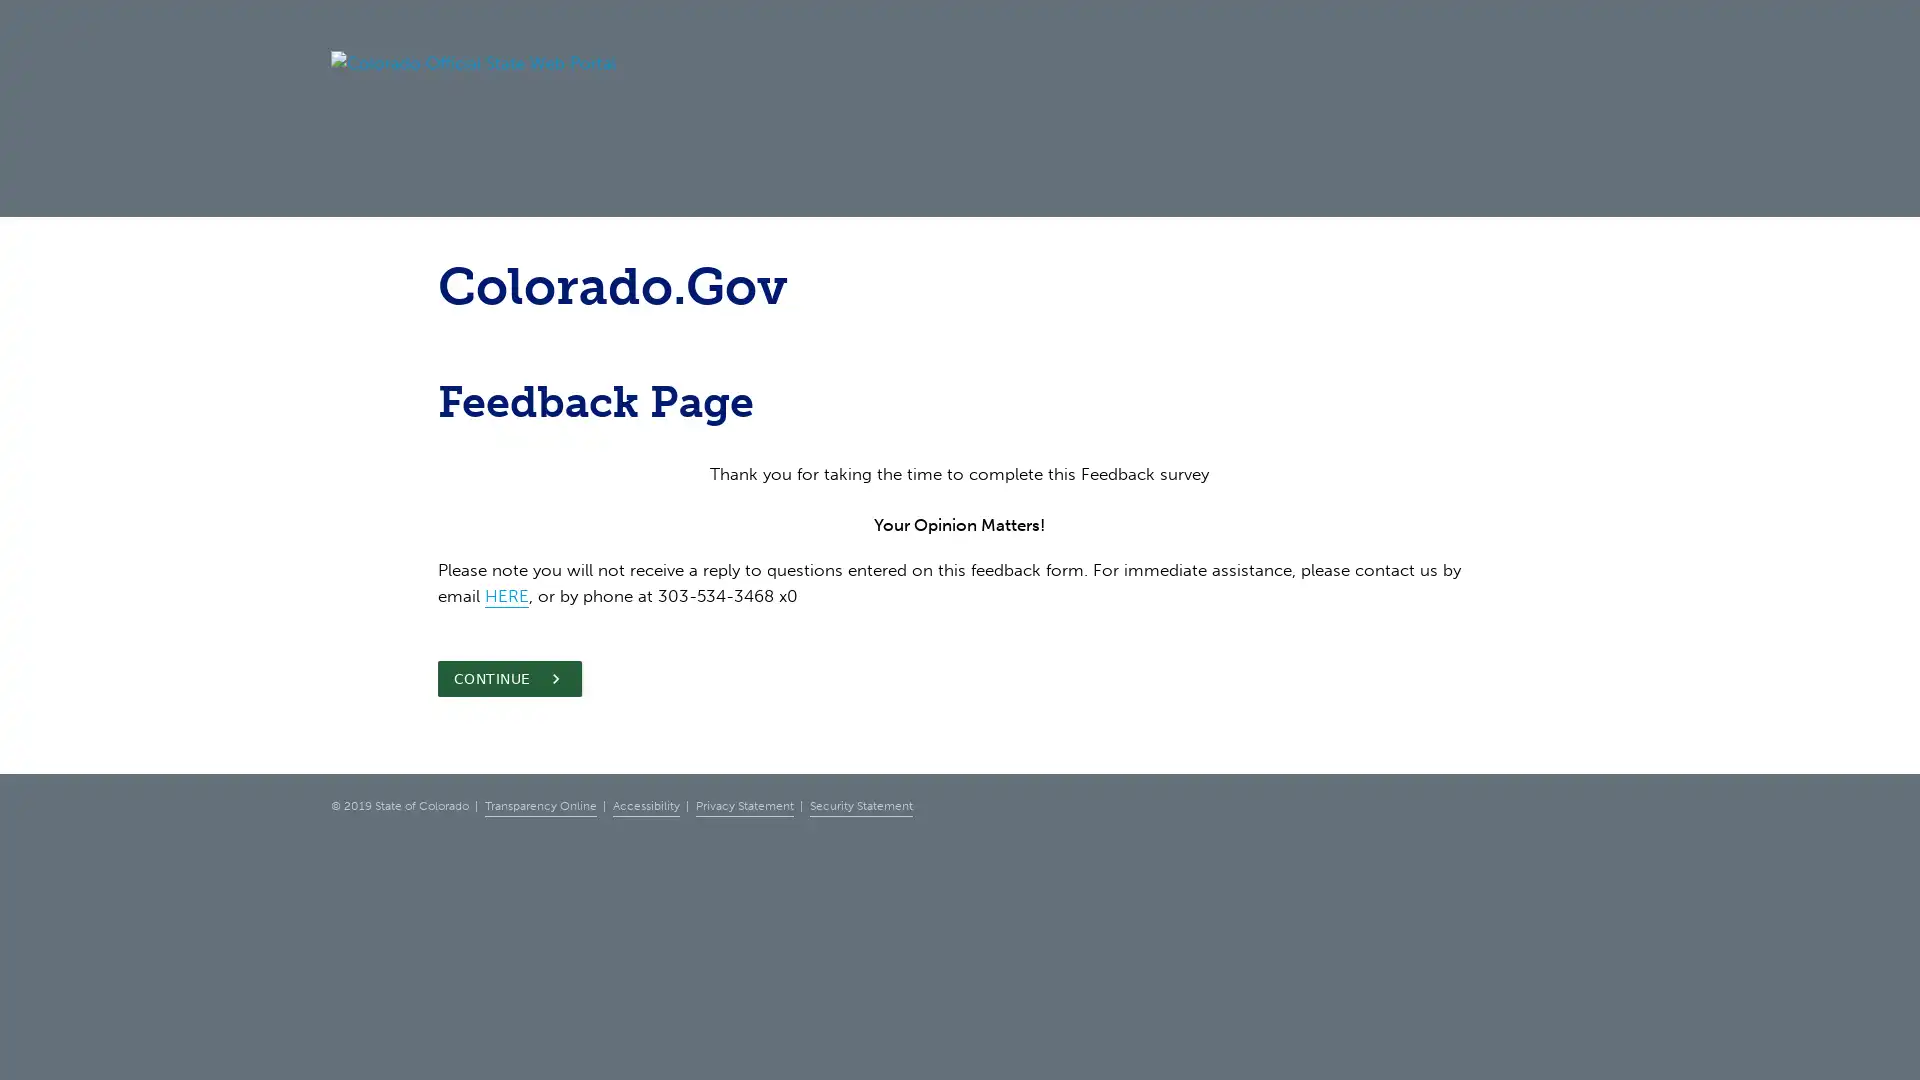 The width and height of the screenshot is (1920, 1080). What do you see at coordinates (508, 677) in the screenshot?
I see `CONTINUE` at bounding box center [508, 677].